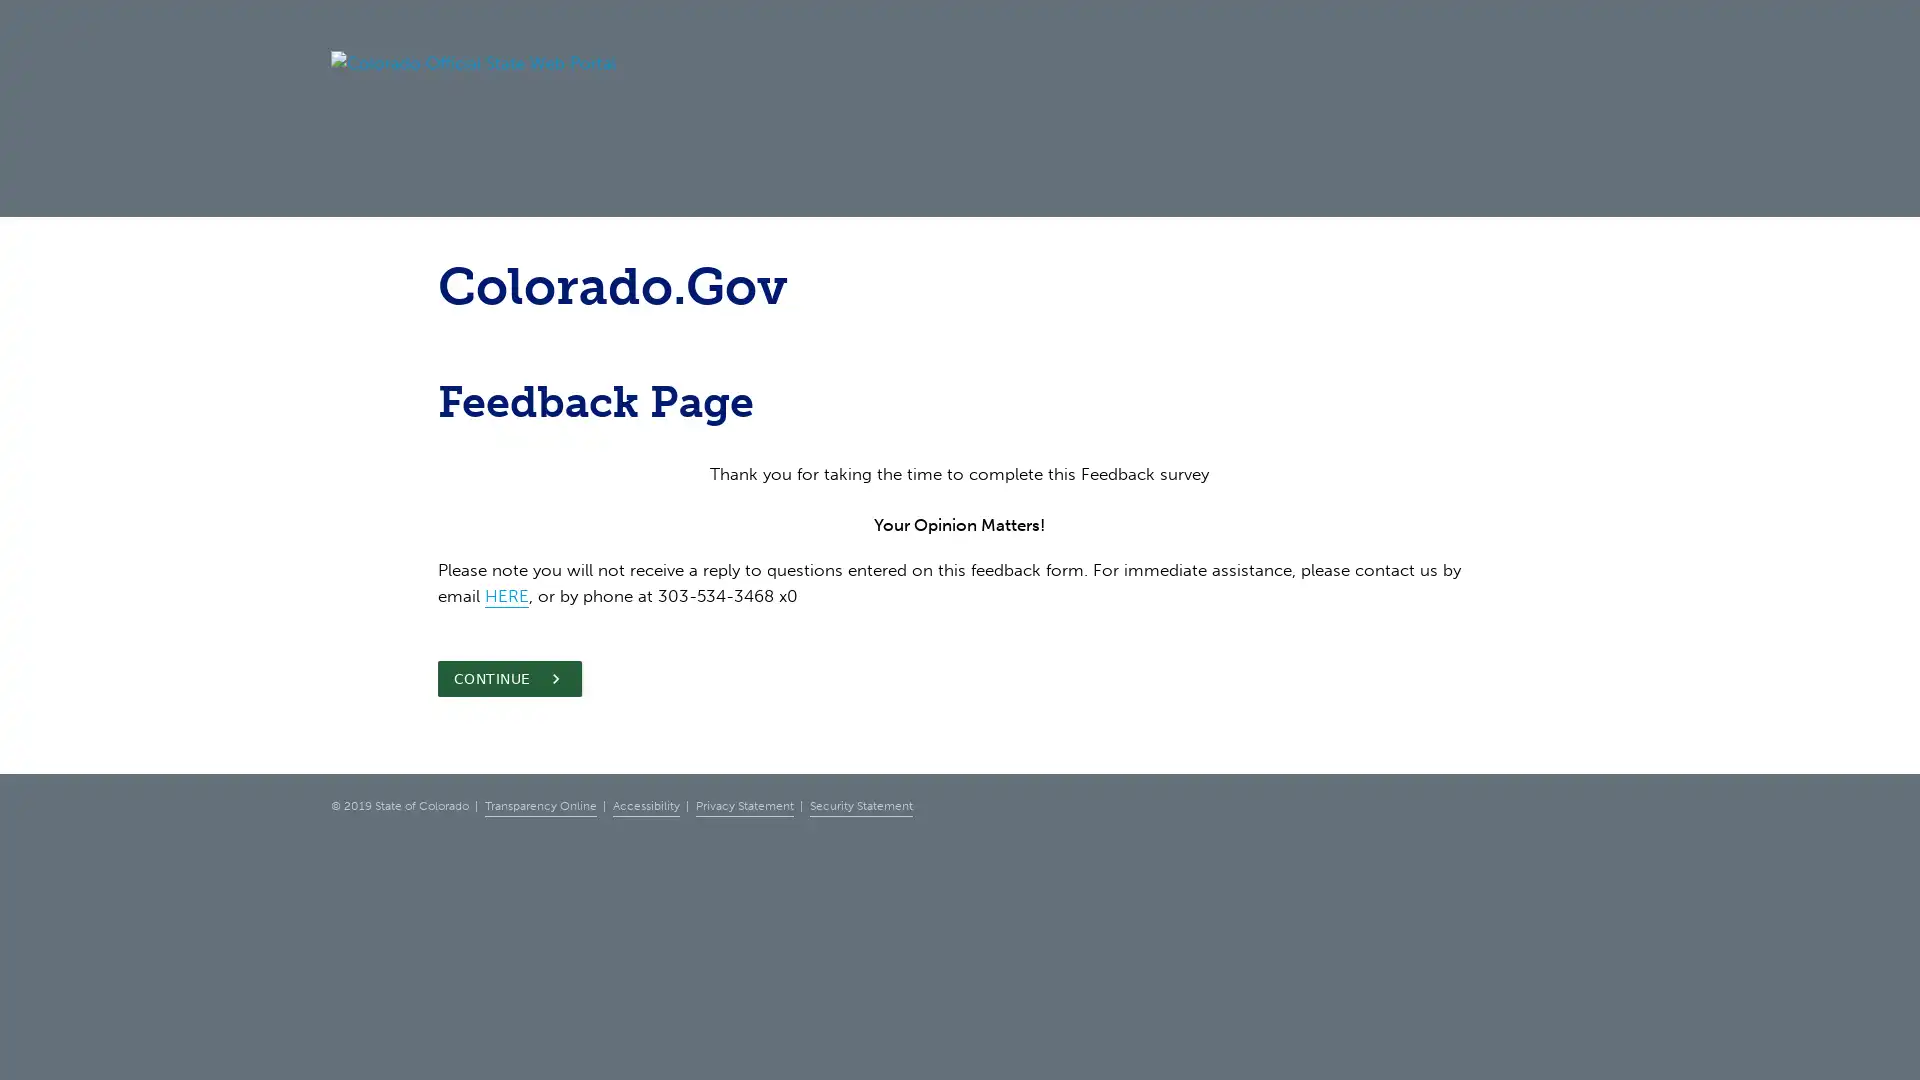 The width and height of the screenshot is (1920, 1080). What do you see at coordinates (508, 677) in the screenshot?
I see `CONTINUE` at bounding box center [508, 677].